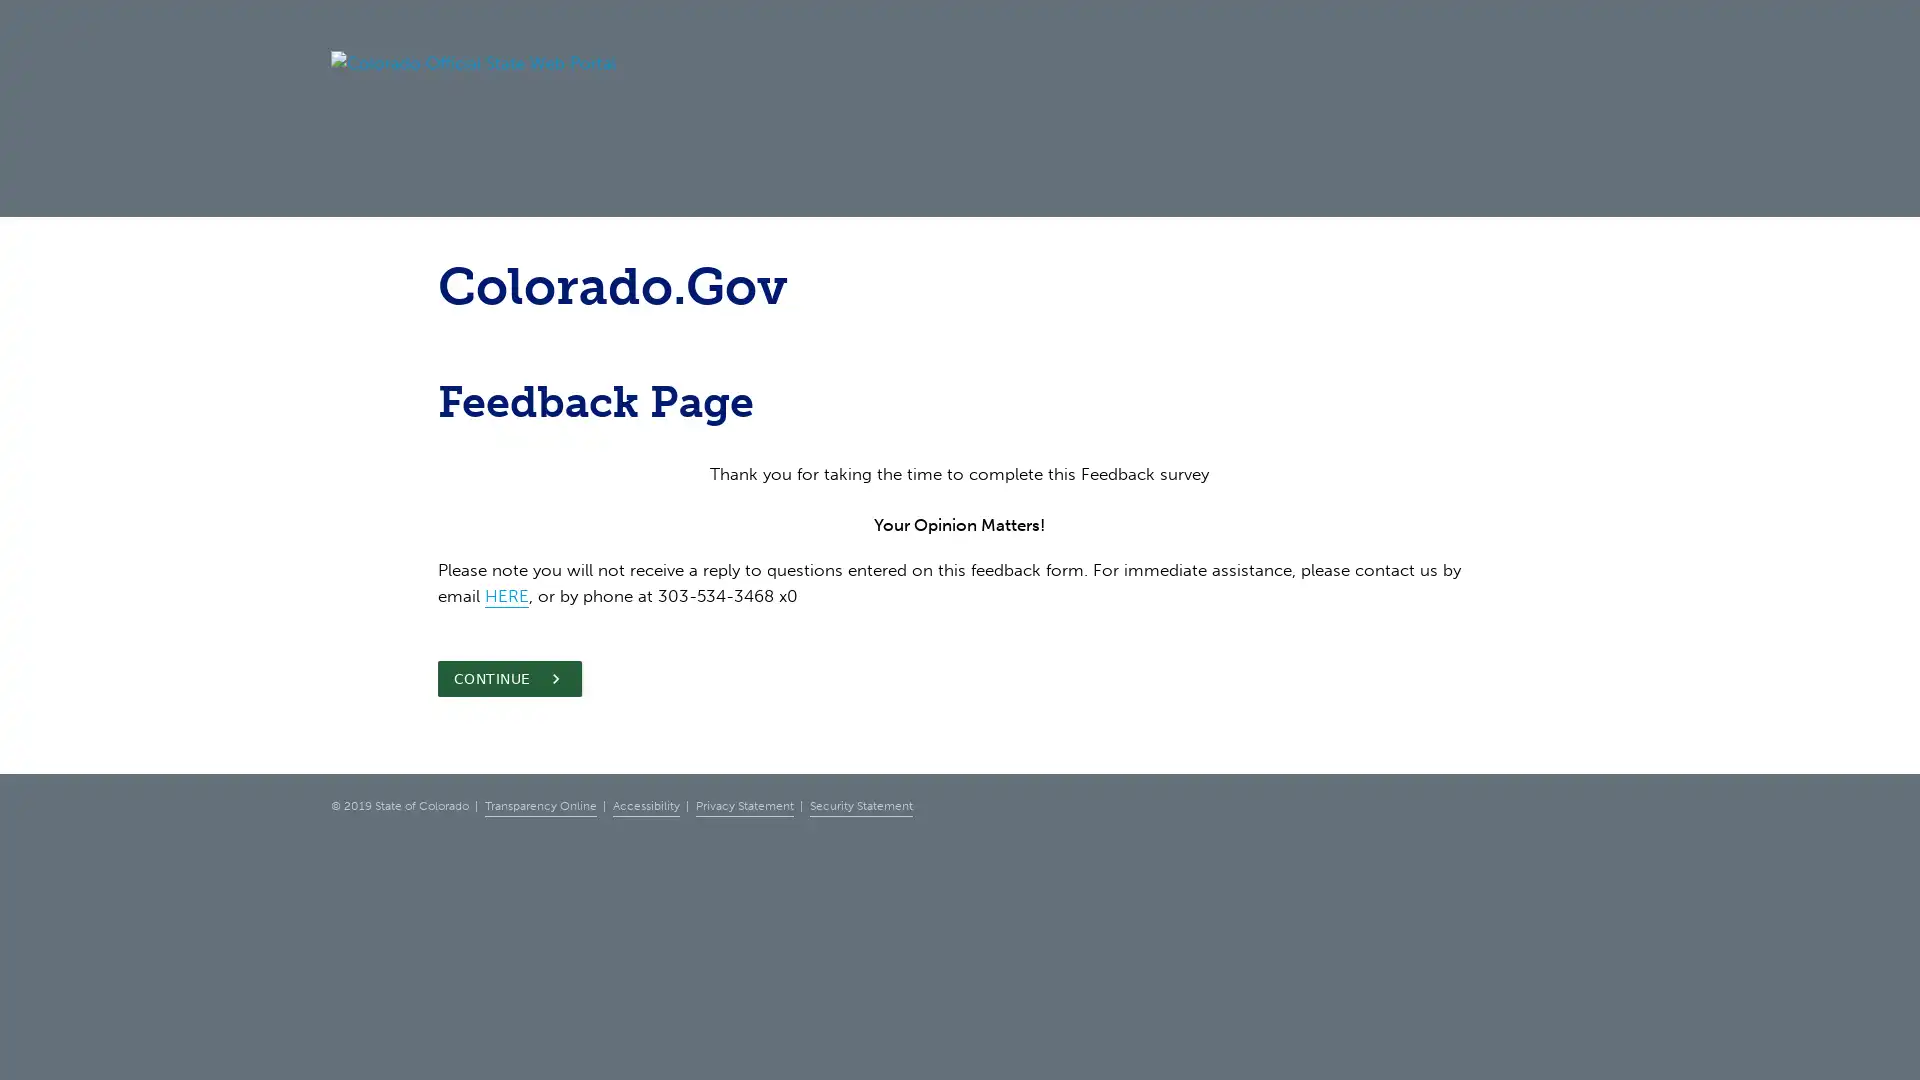 The width and height of the screenshot is (1920, 1080). What do you see at coordinates (508, 677) in the screenshot?
I see `CONTINUE` at bounding box center [508, 677].